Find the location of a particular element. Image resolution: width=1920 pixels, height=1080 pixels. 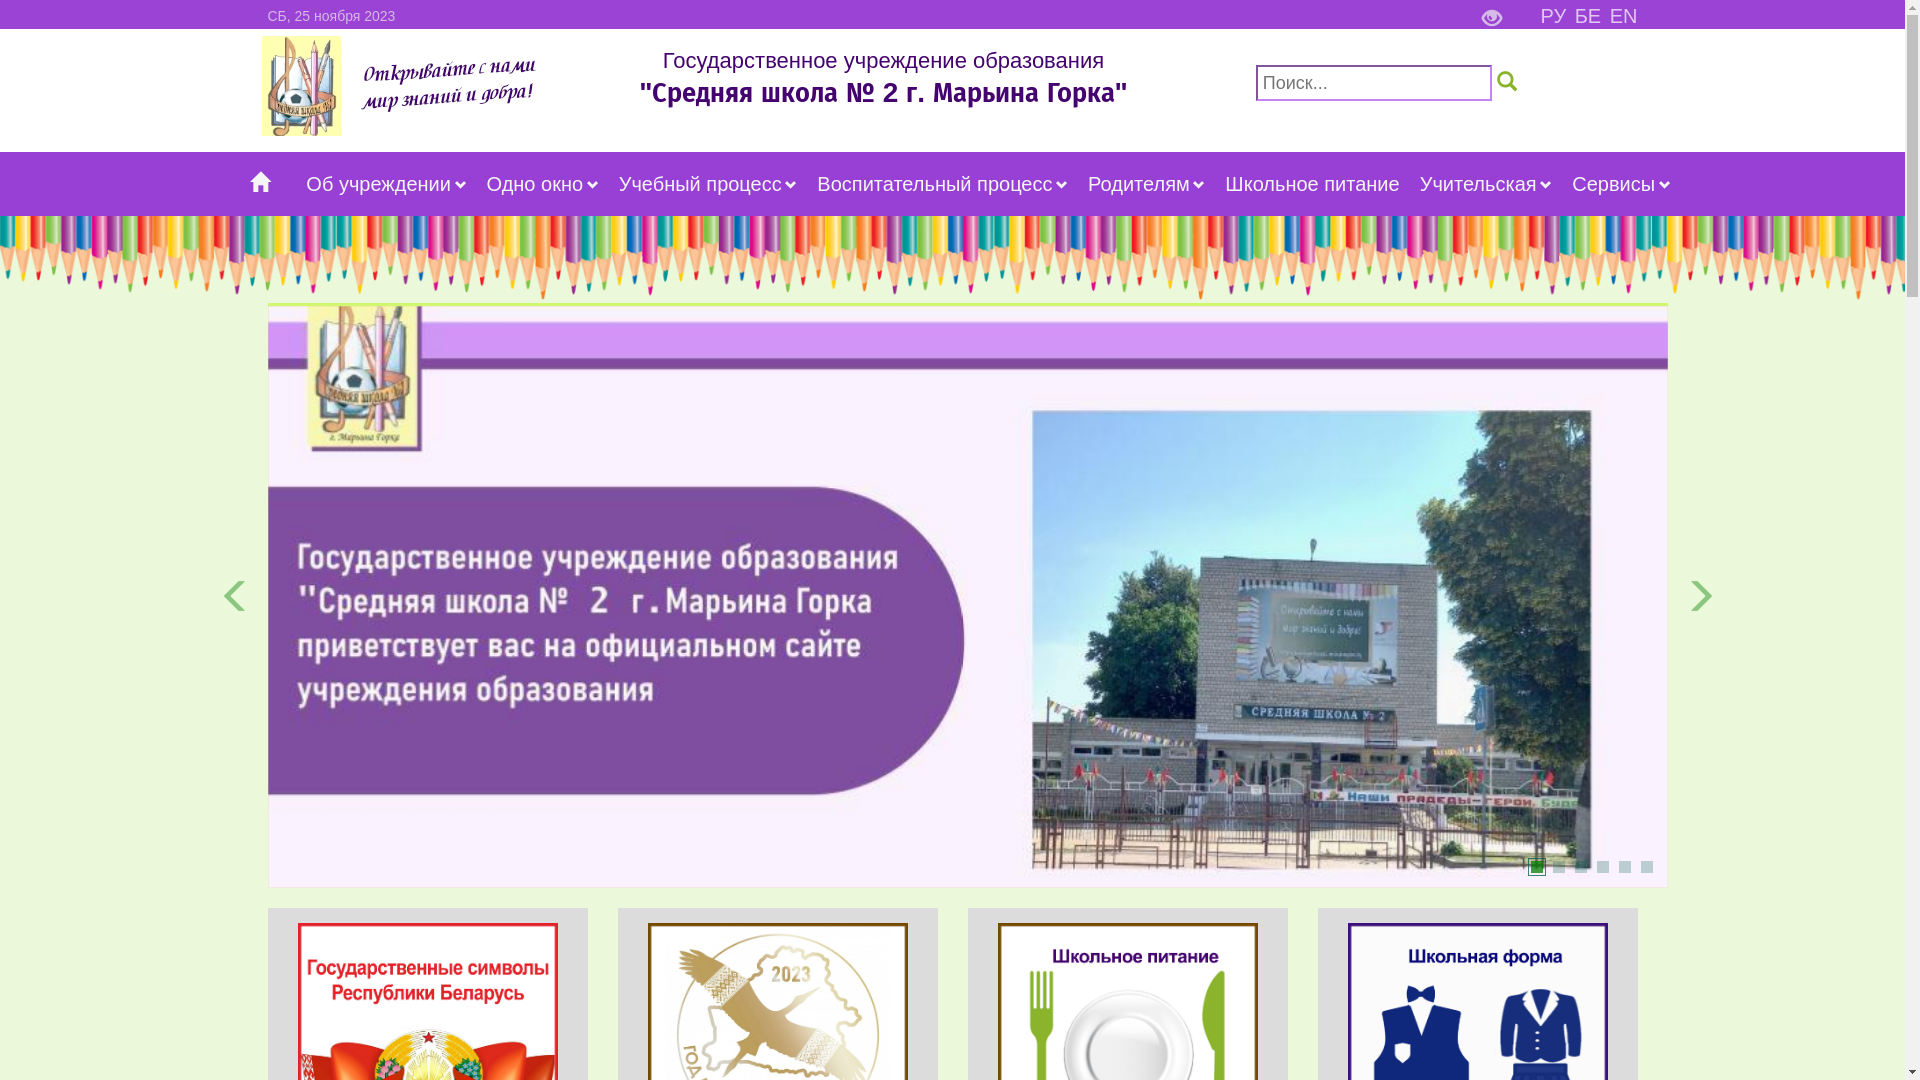

'5' is located at coordinates (1623, 866).